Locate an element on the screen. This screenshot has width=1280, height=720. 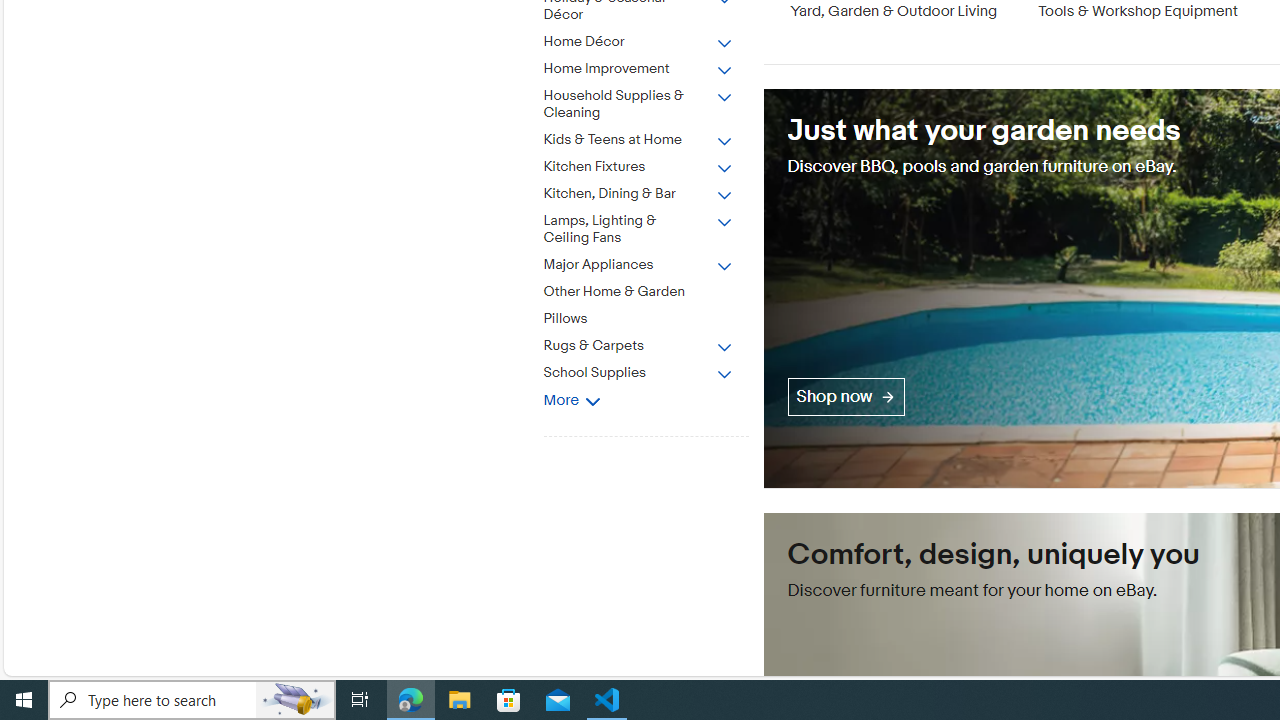
'Household Supplies & Cleaning' is located at coordinates (653, 101).